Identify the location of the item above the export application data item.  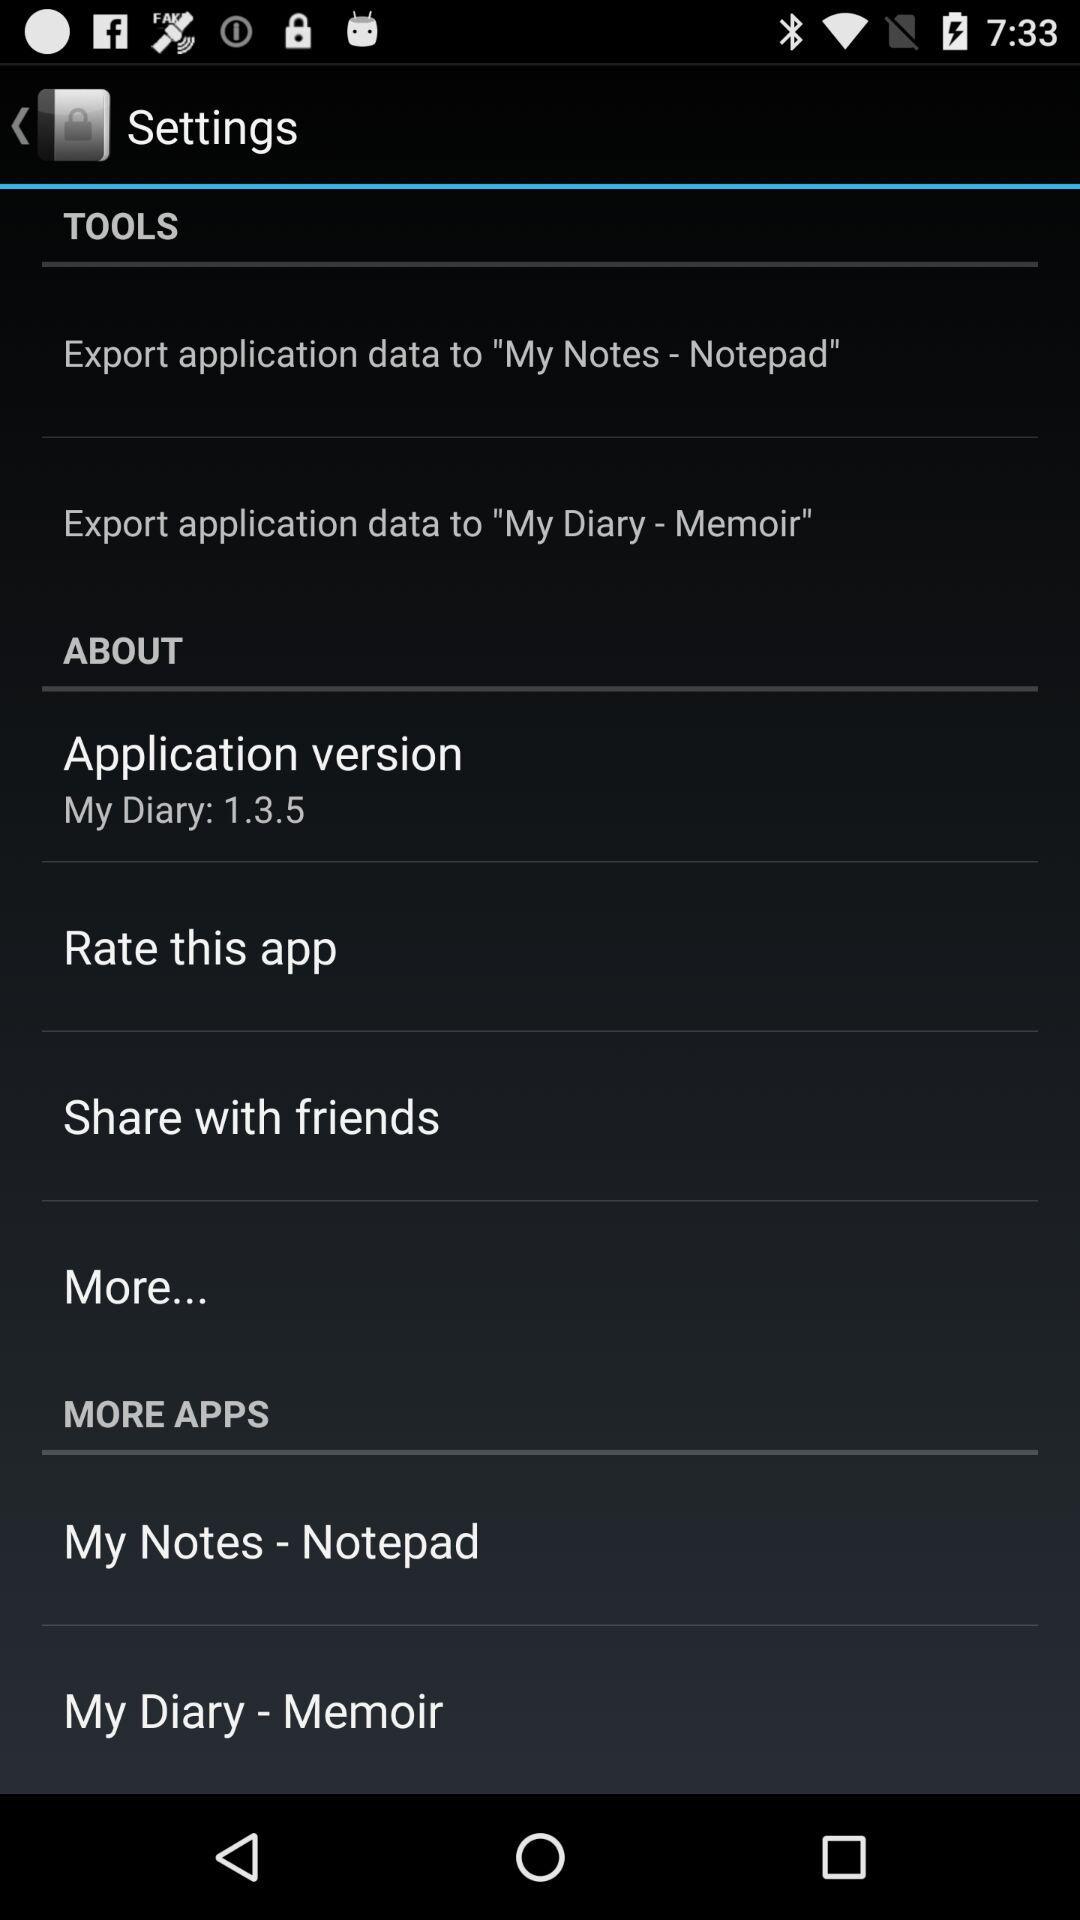
(540, 227).